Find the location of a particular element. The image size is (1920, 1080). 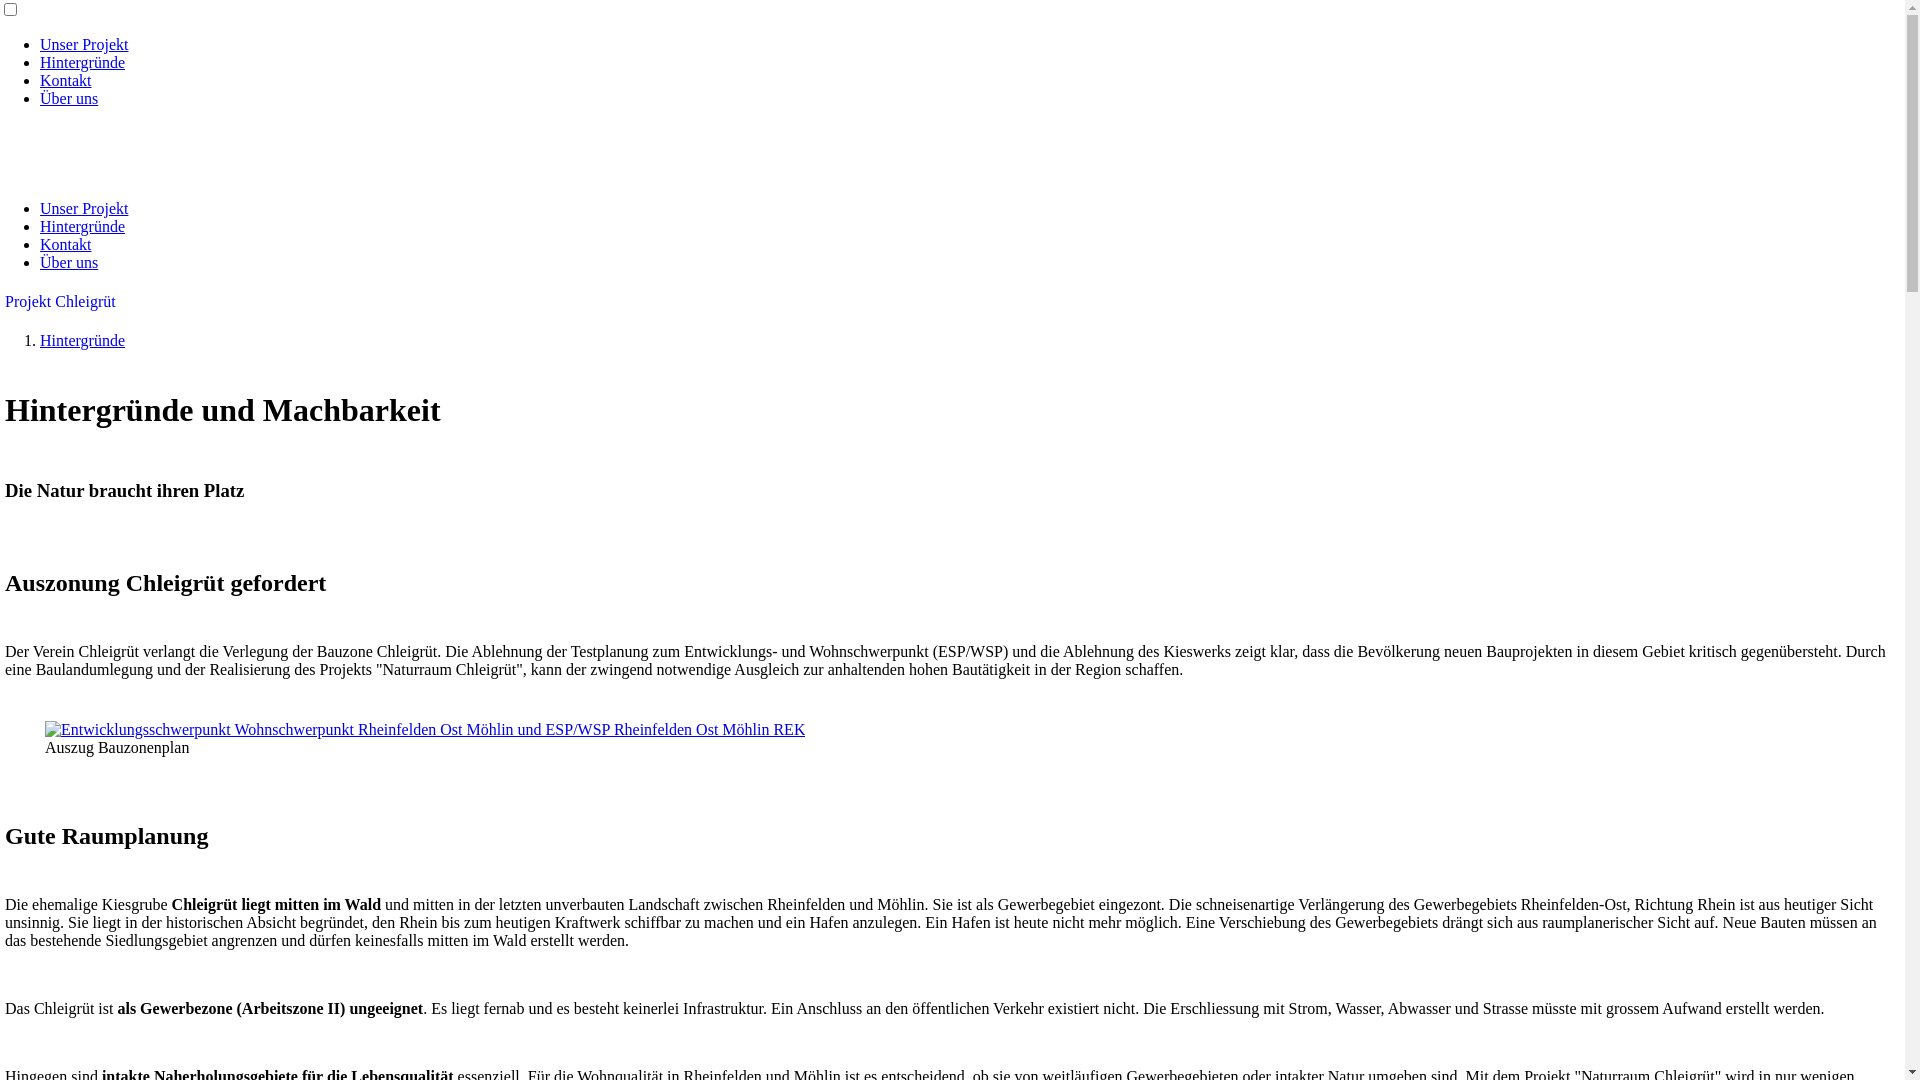

'Kontakt' is located at coordinates (66, 79).